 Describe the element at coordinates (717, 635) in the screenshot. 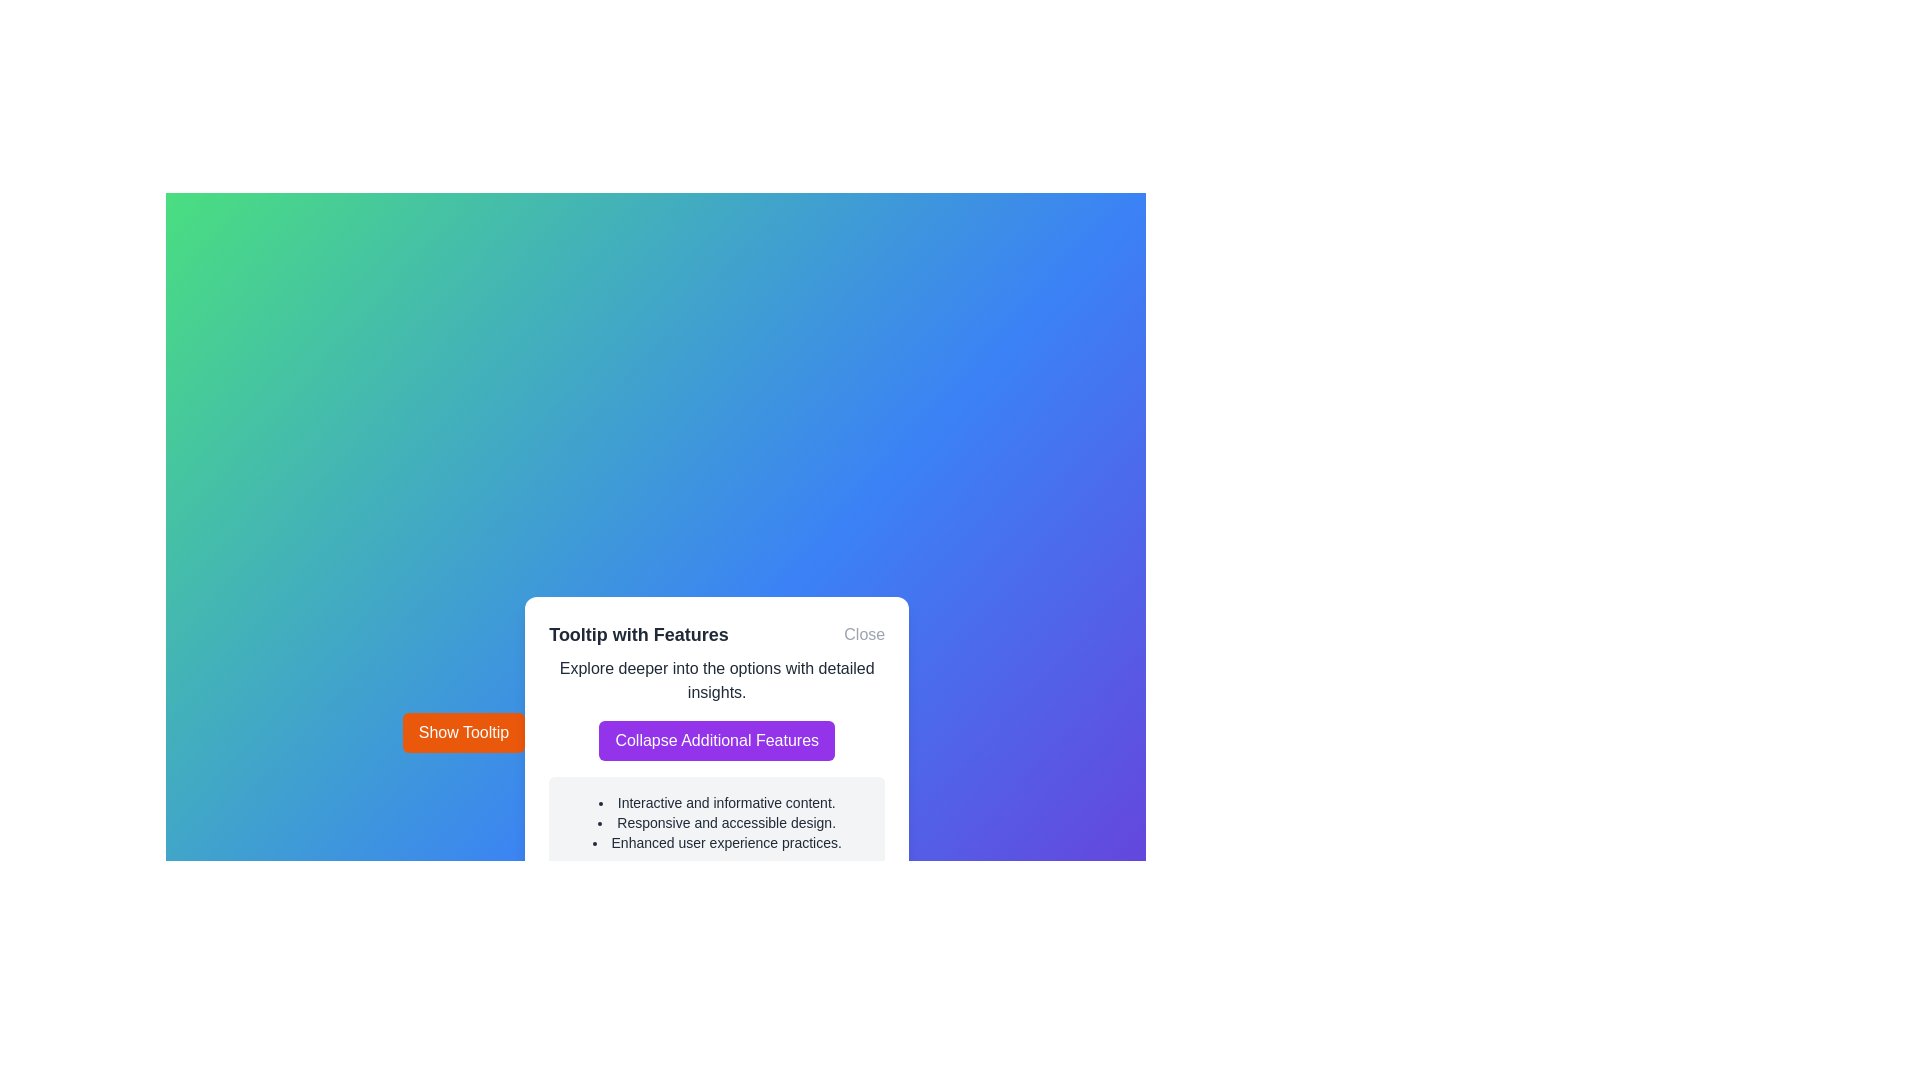

I see `the Header with the title 'Tooltip with Features' and the 'Close' link on the right side of the tooltip panel` at that location.